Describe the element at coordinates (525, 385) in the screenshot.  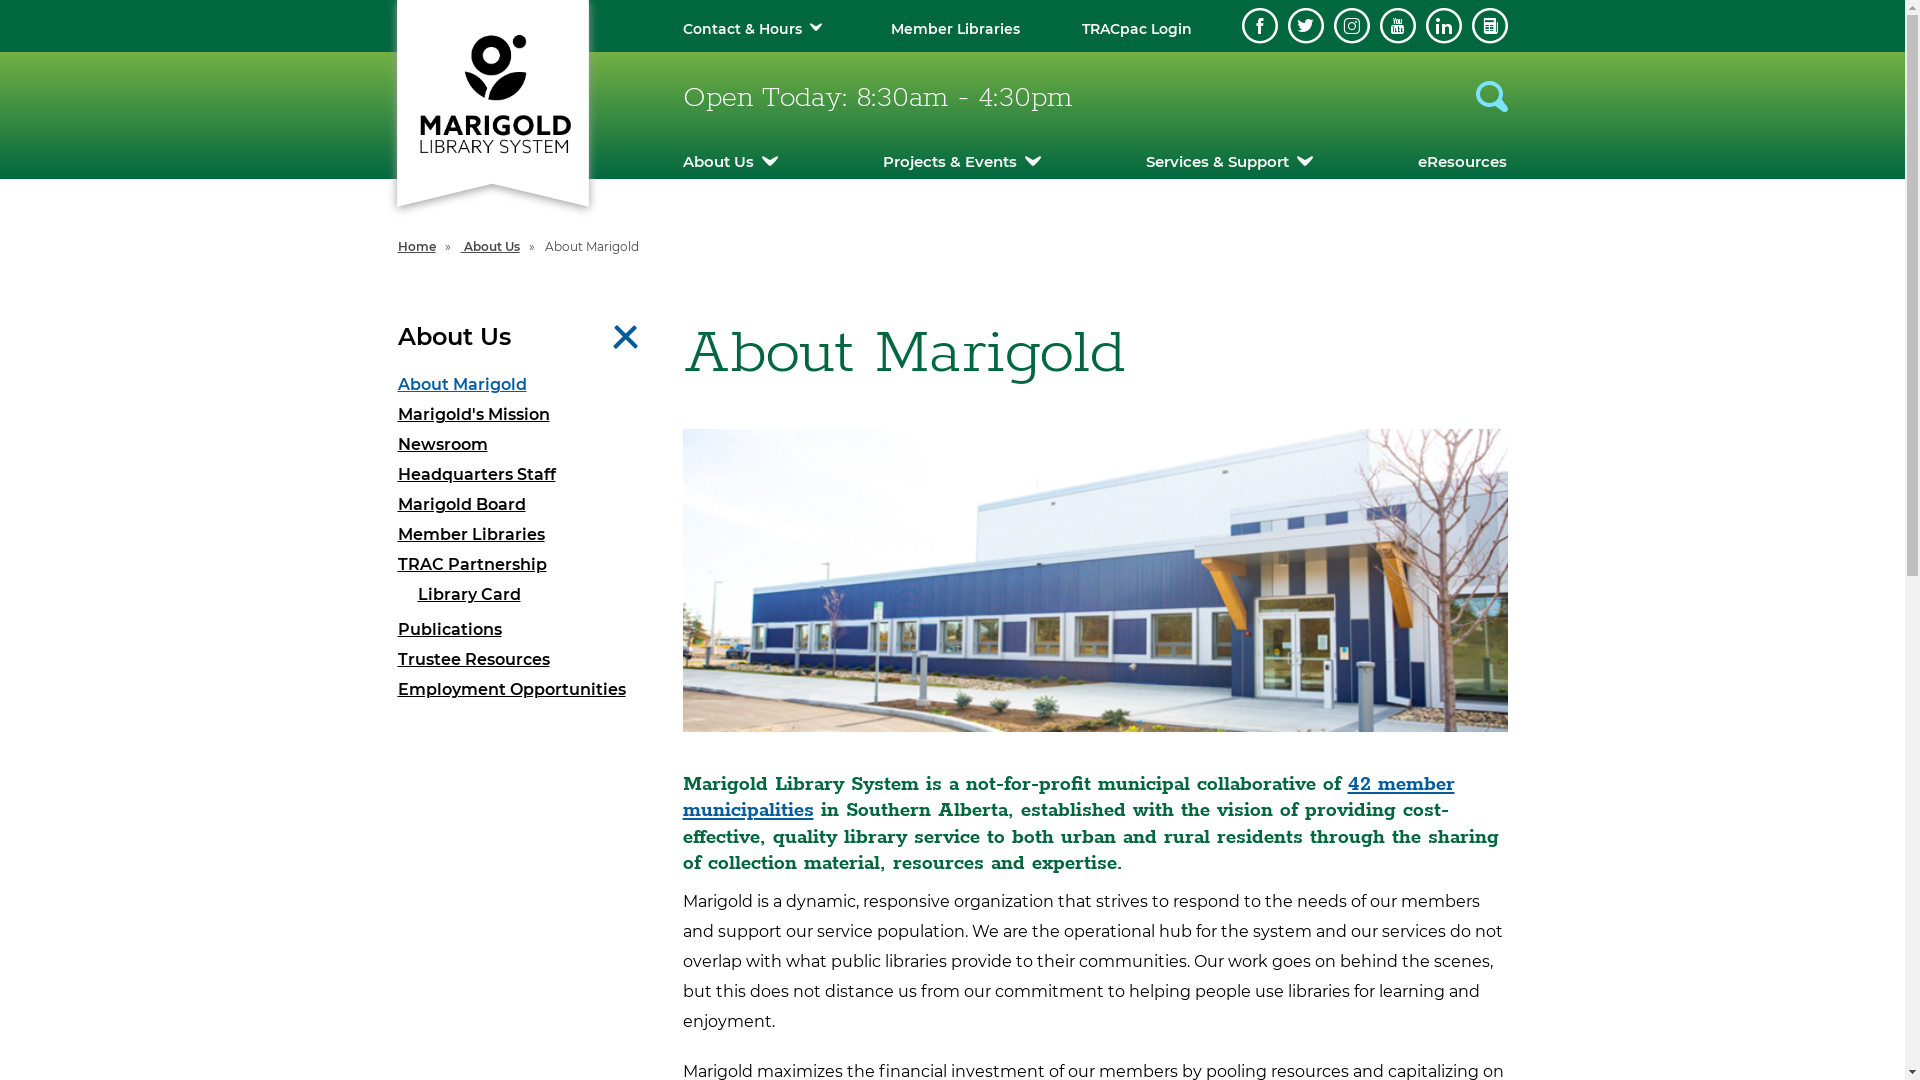
I see `'About Marigold'` at that location.